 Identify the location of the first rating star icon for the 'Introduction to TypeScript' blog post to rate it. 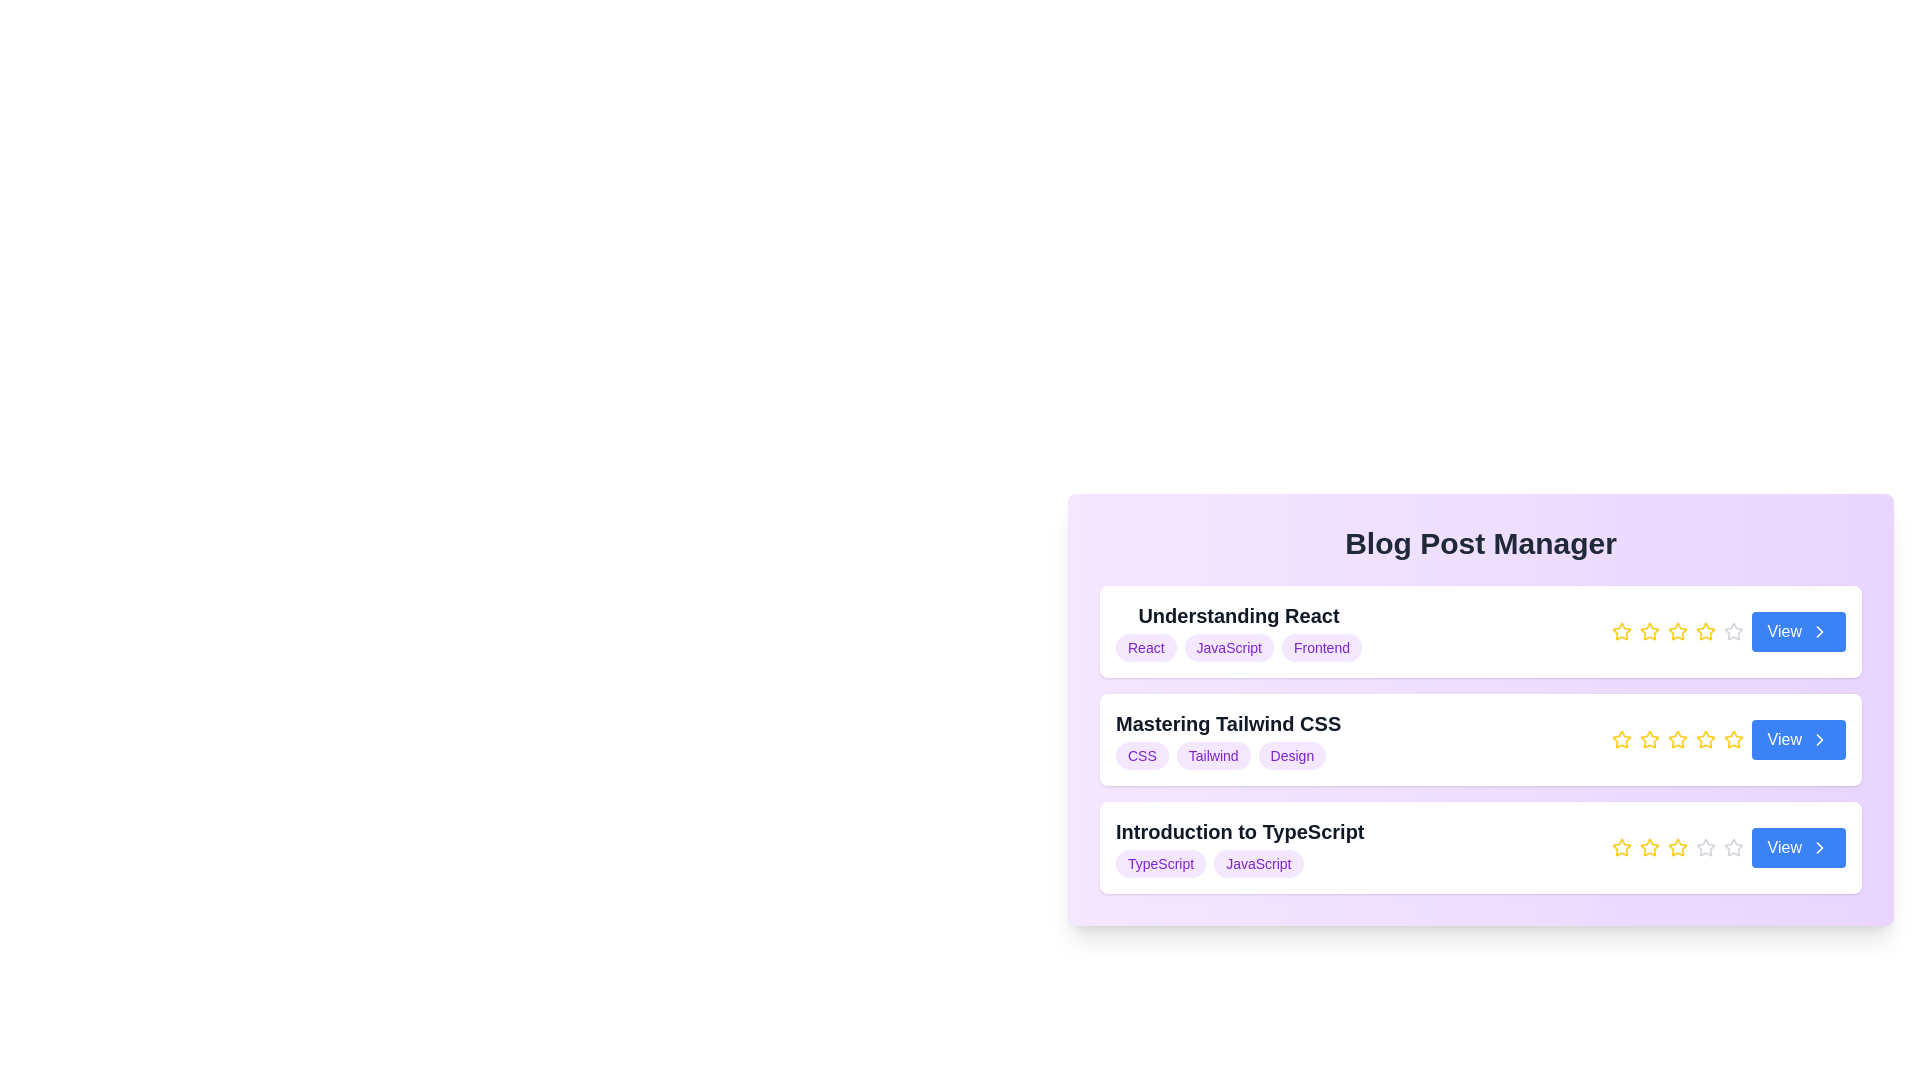
(1621, 847).